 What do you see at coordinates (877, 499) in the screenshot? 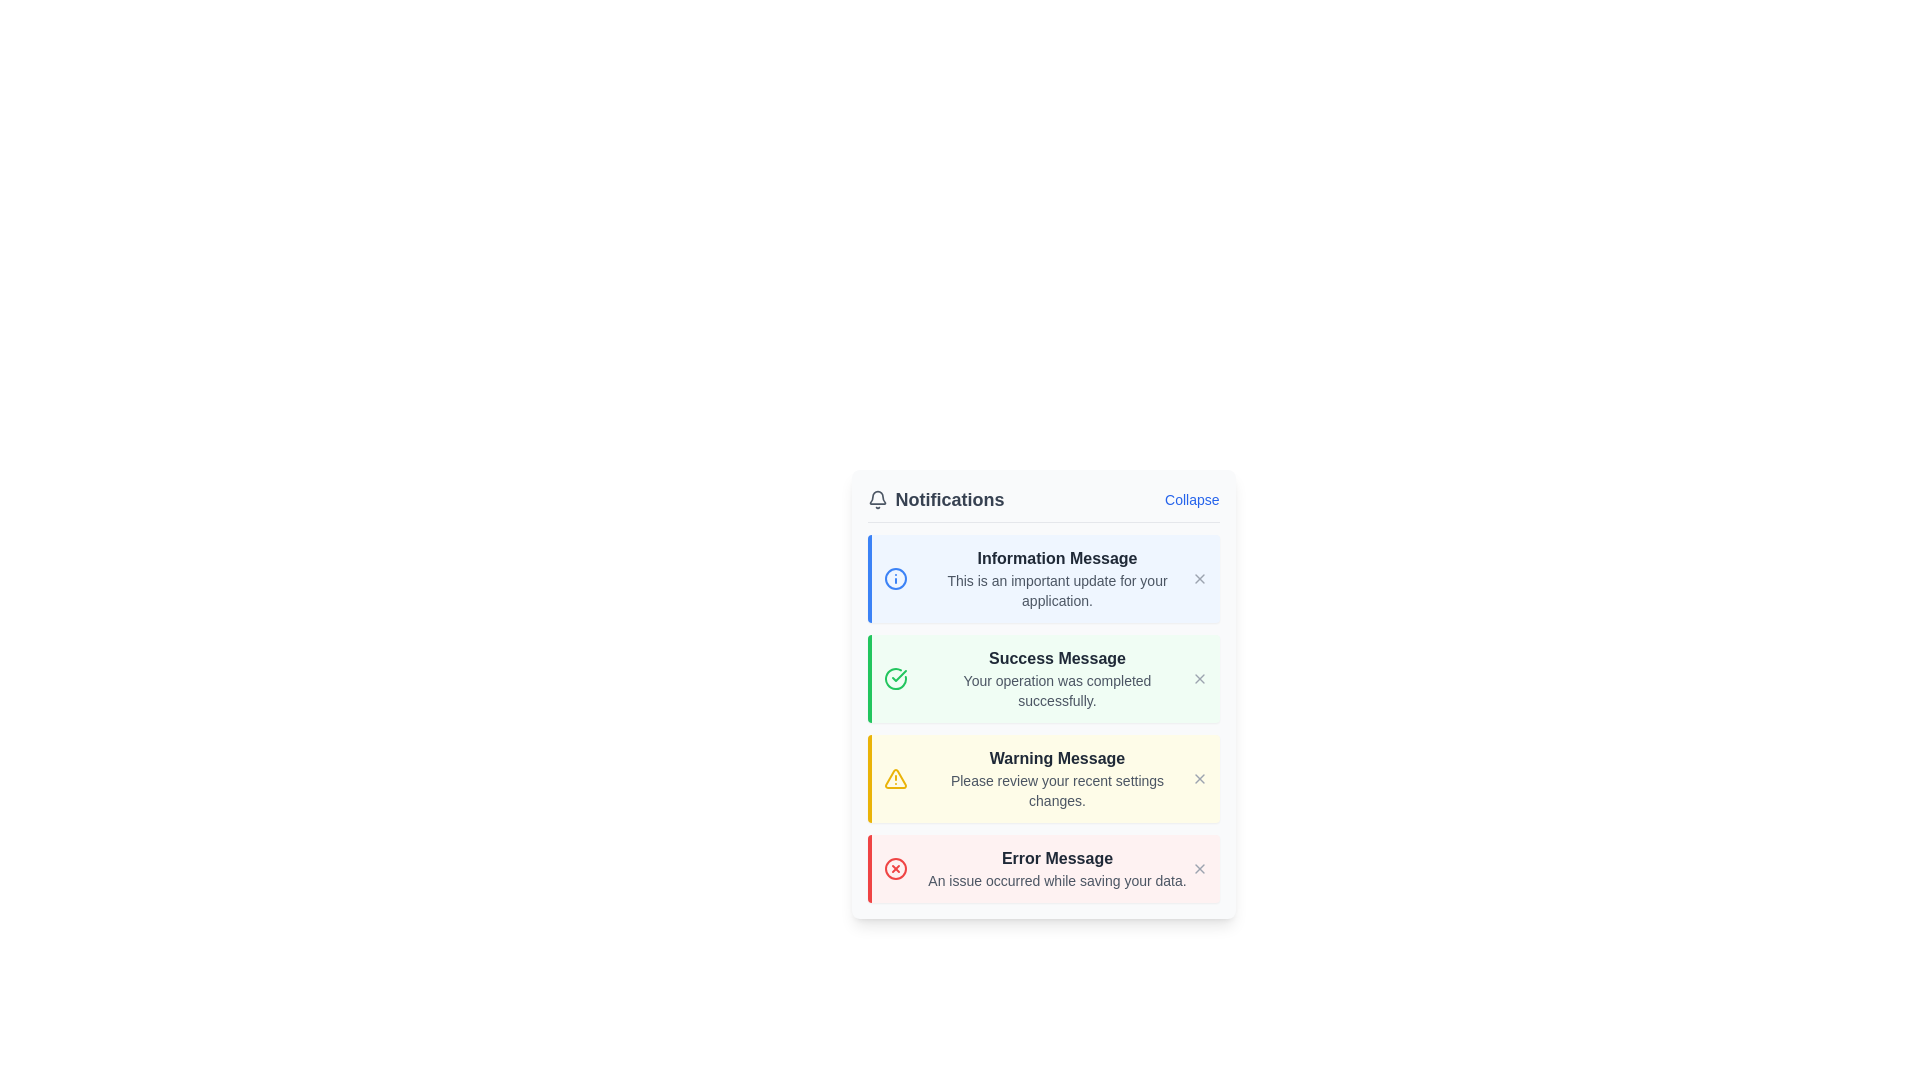
I see `the bell-shaped notification icon located to the left of the 'Notifications' text in the top-left corner of the Notifications section` at bounding box center [877, 499].